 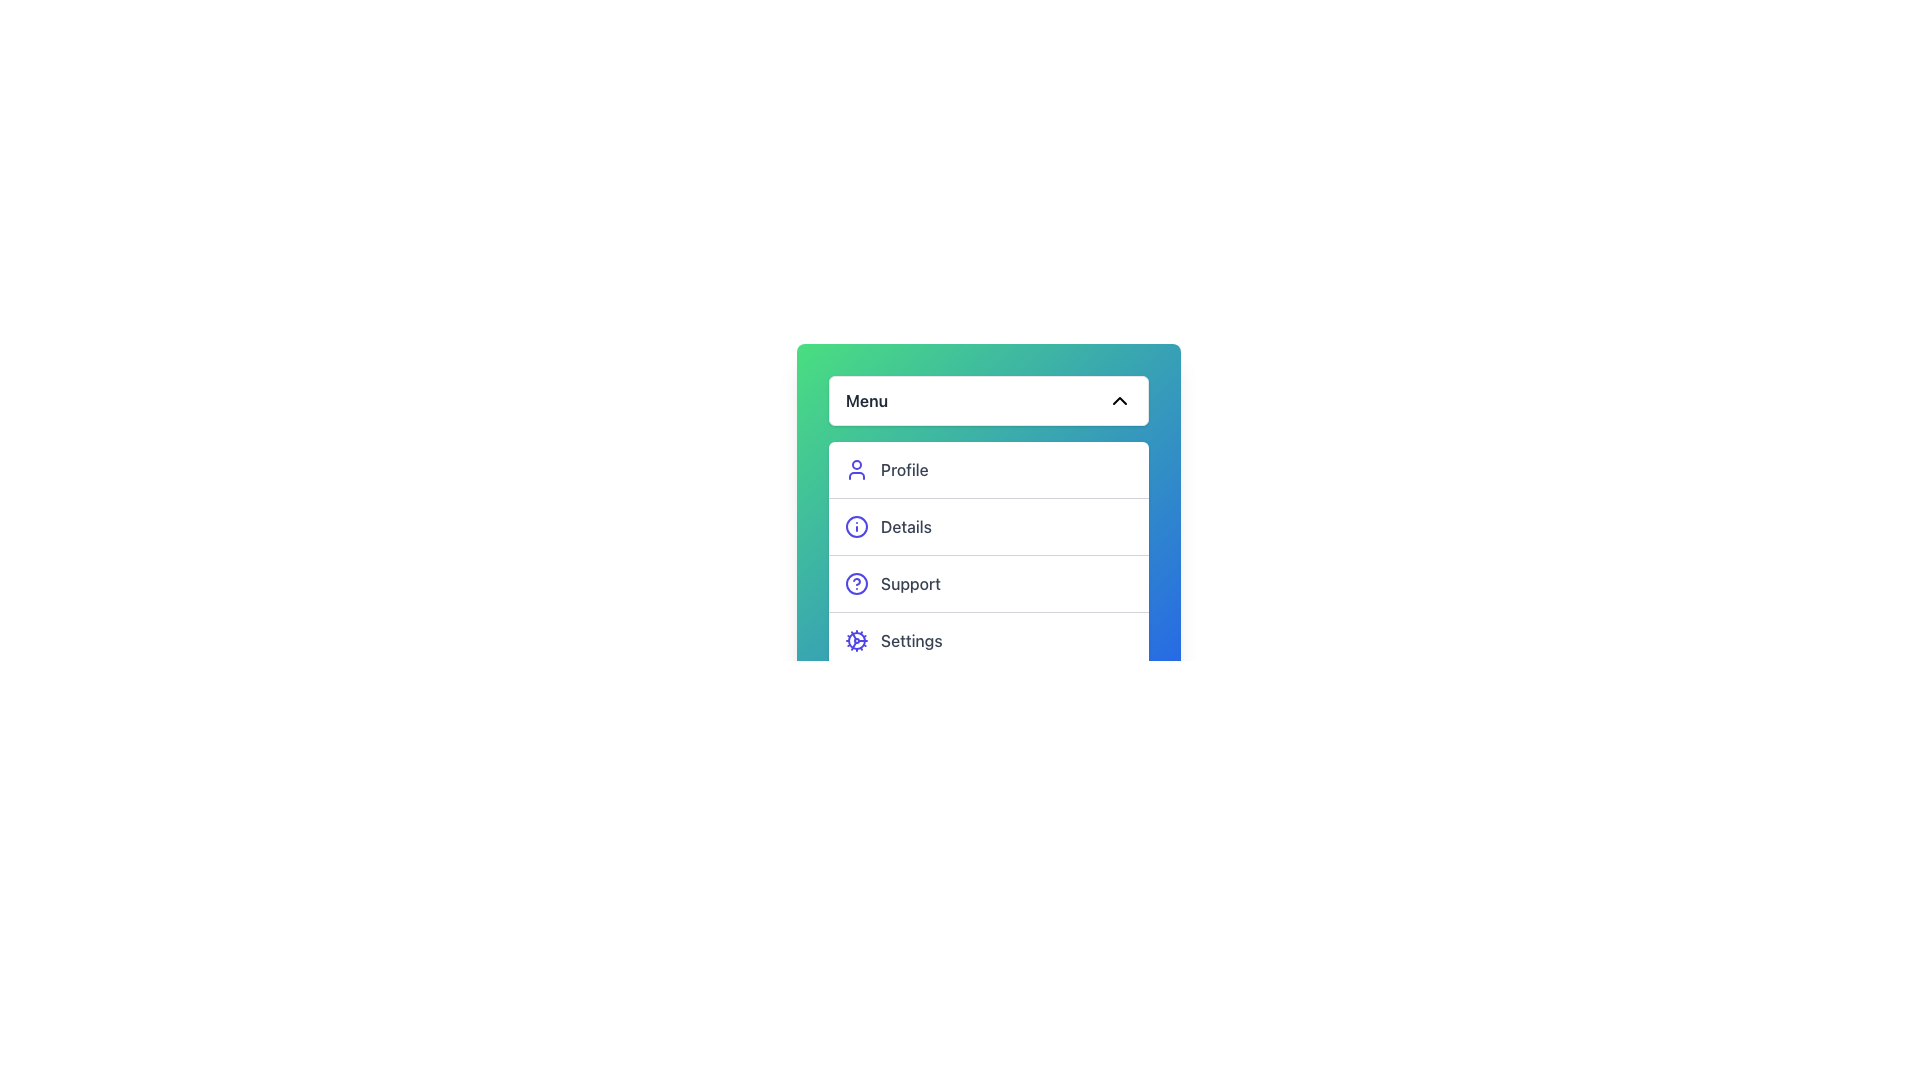 What do you see at coordinates (988, 582) in the screenshot?
I see `the third menu item in a vertically stacked menu list` at bounding box center [988, 582].